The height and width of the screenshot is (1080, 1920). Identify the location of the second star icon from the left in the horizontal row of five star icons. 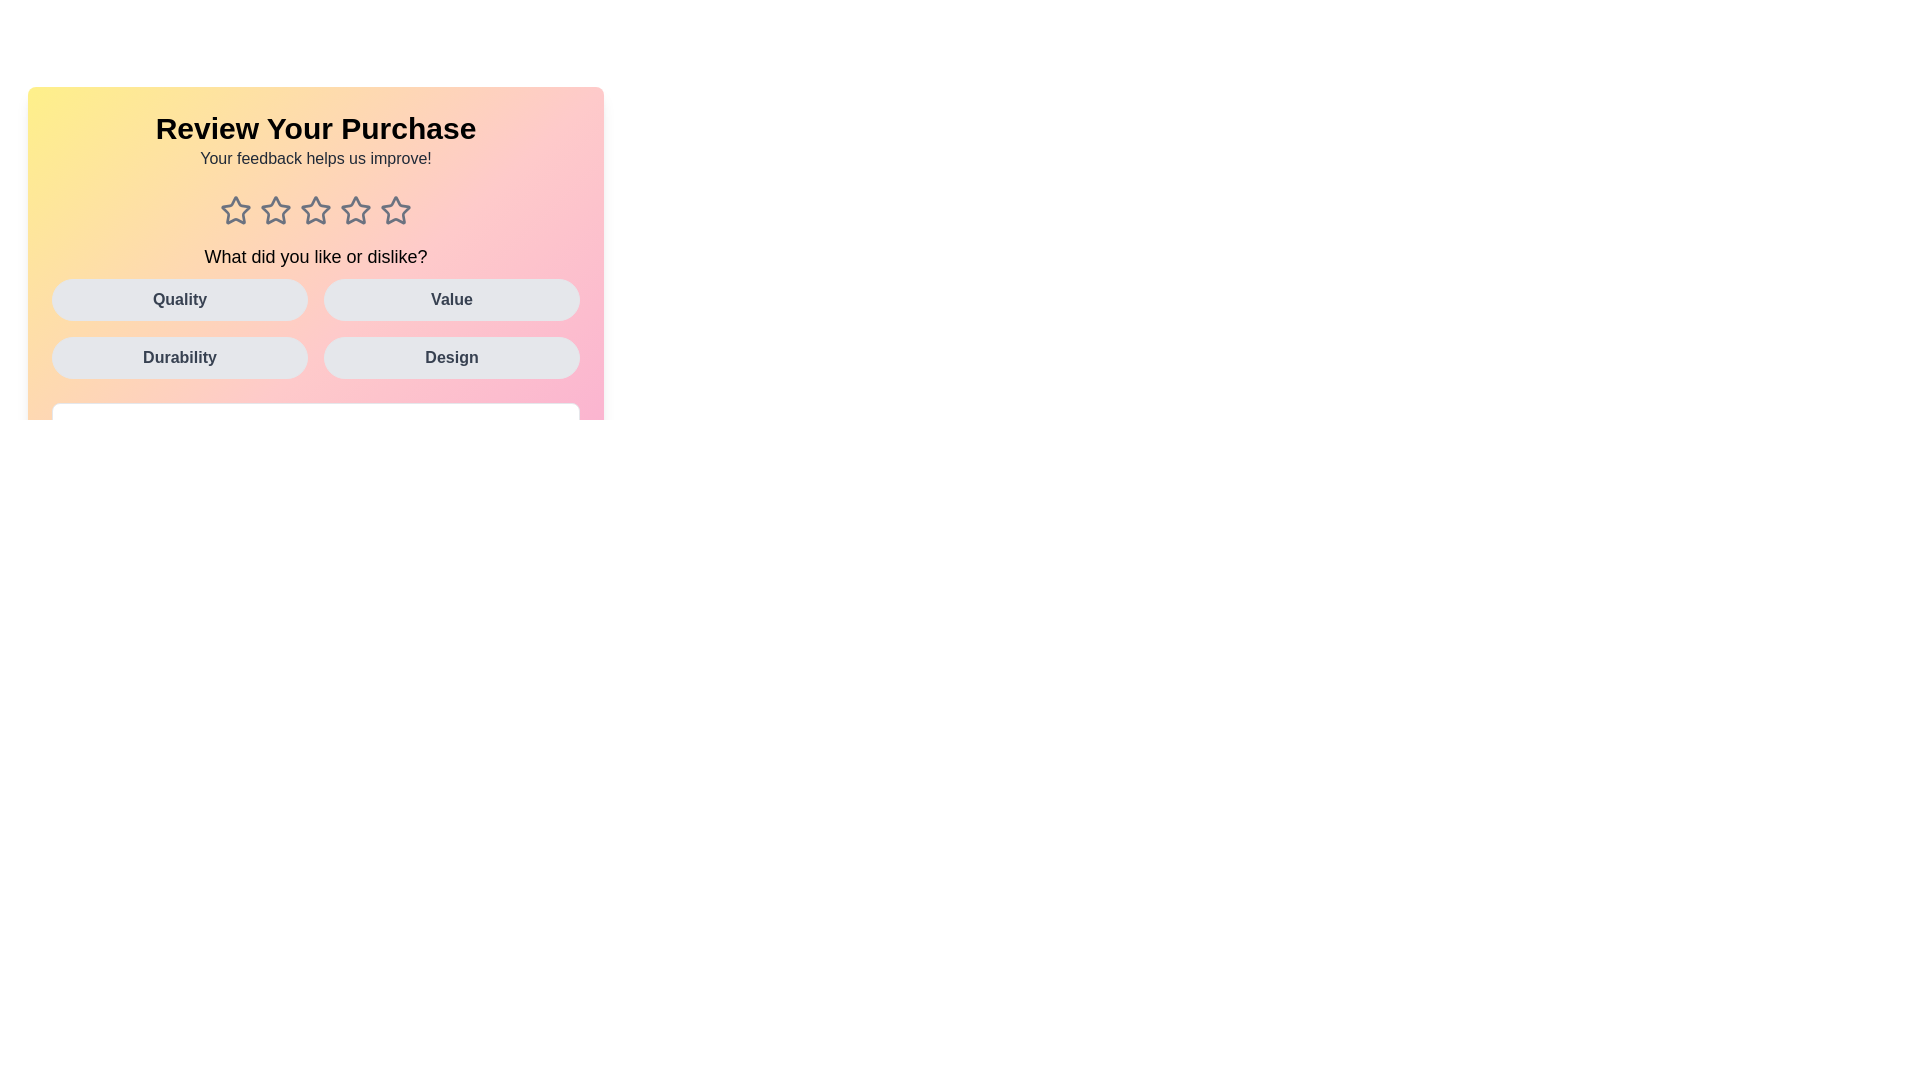
(274, 211).